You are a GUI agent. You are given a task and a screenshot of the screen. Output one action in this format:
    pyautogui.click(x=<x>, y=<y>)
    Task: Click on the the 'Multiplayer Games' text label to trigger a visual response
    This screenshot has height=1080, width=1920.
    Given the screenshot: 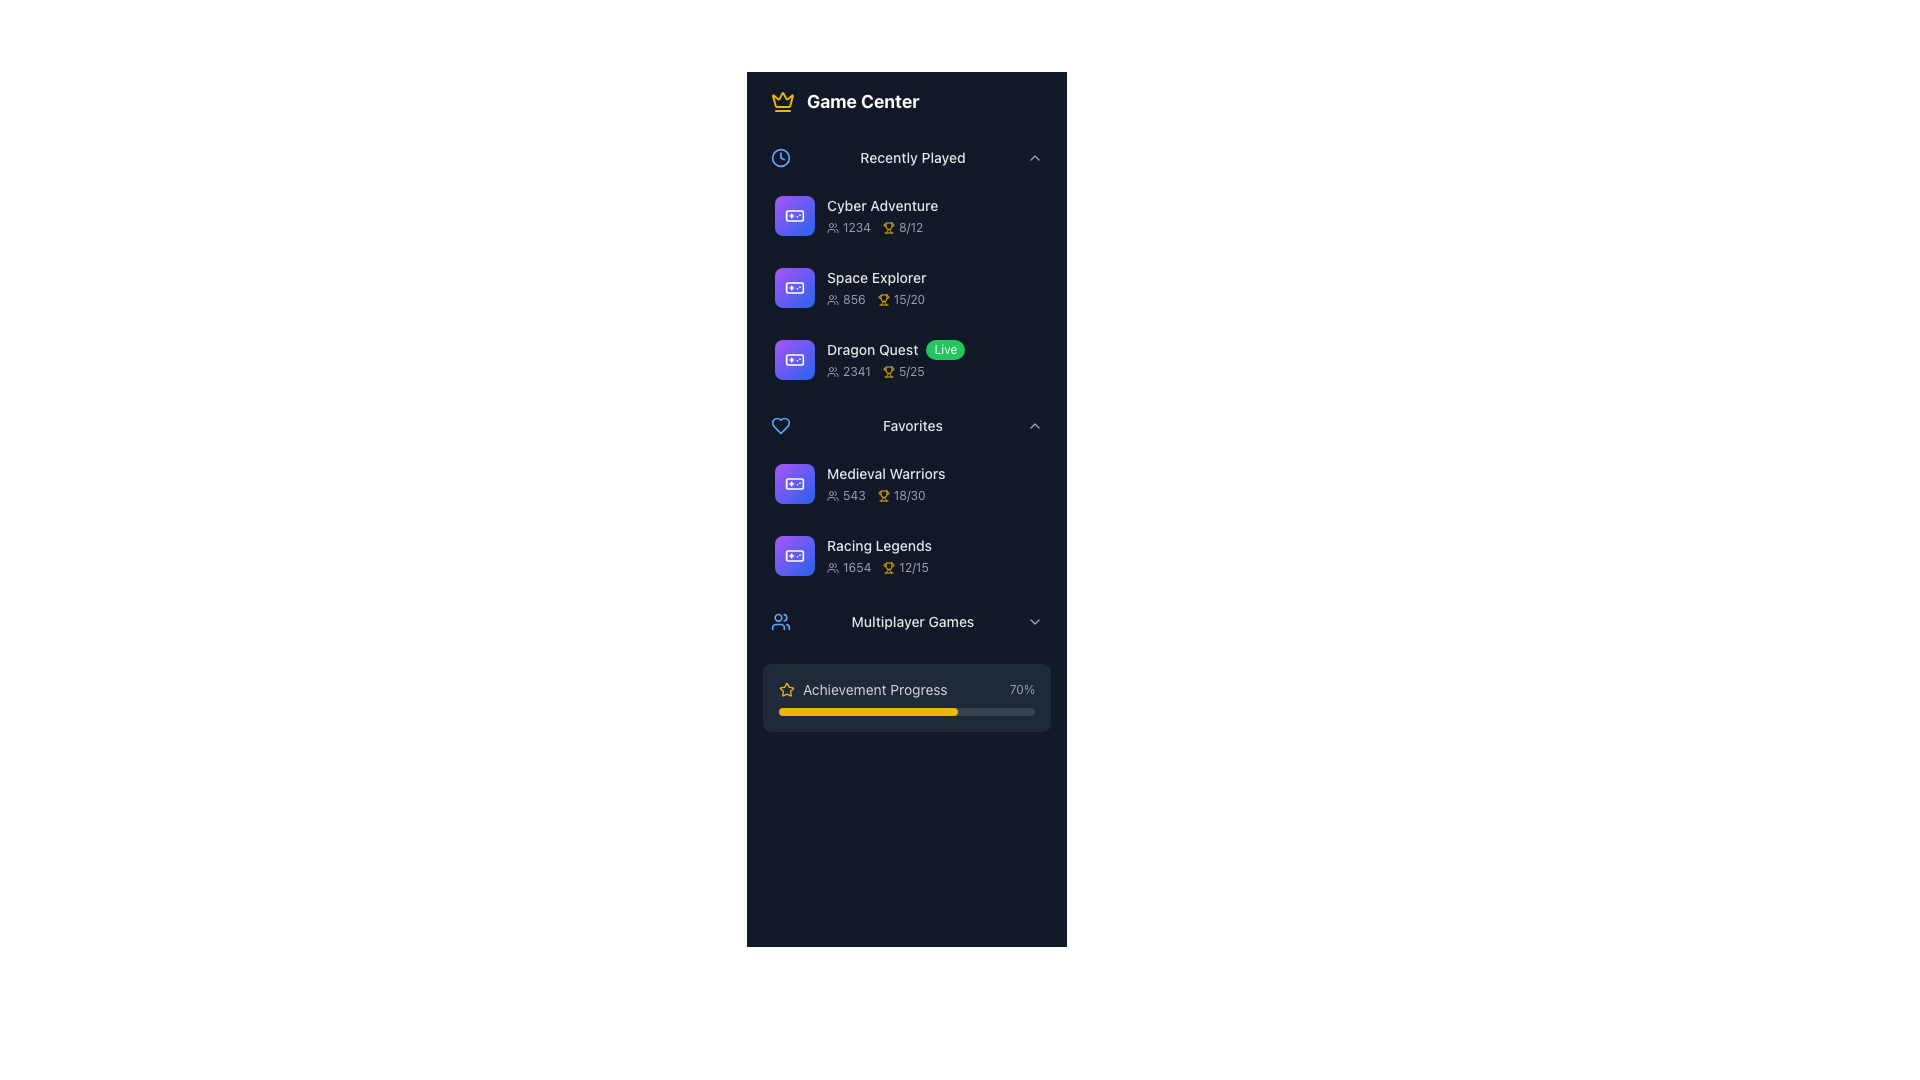 What is the action you would take?
    pyautogui.click(x=911, y=620)
    